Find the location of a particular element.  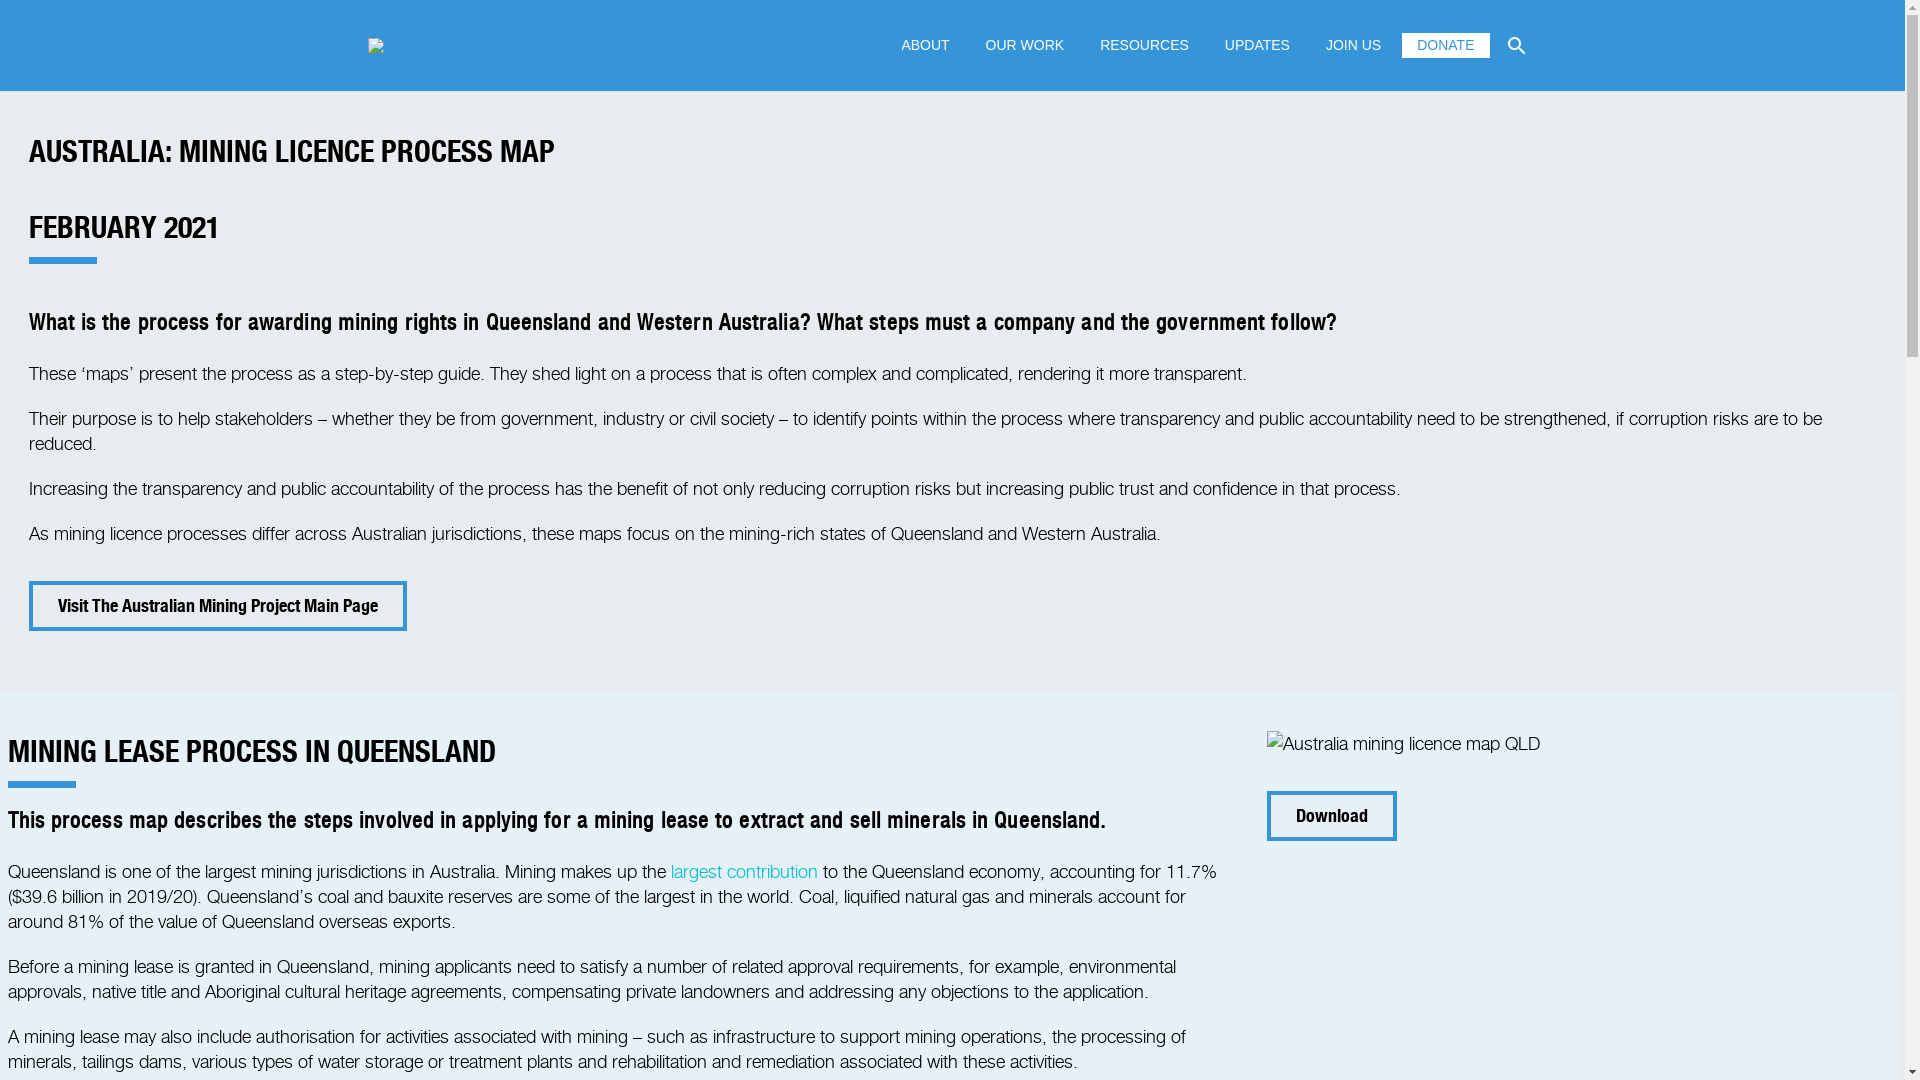

'Download' is located at coordinates (1332, 816).